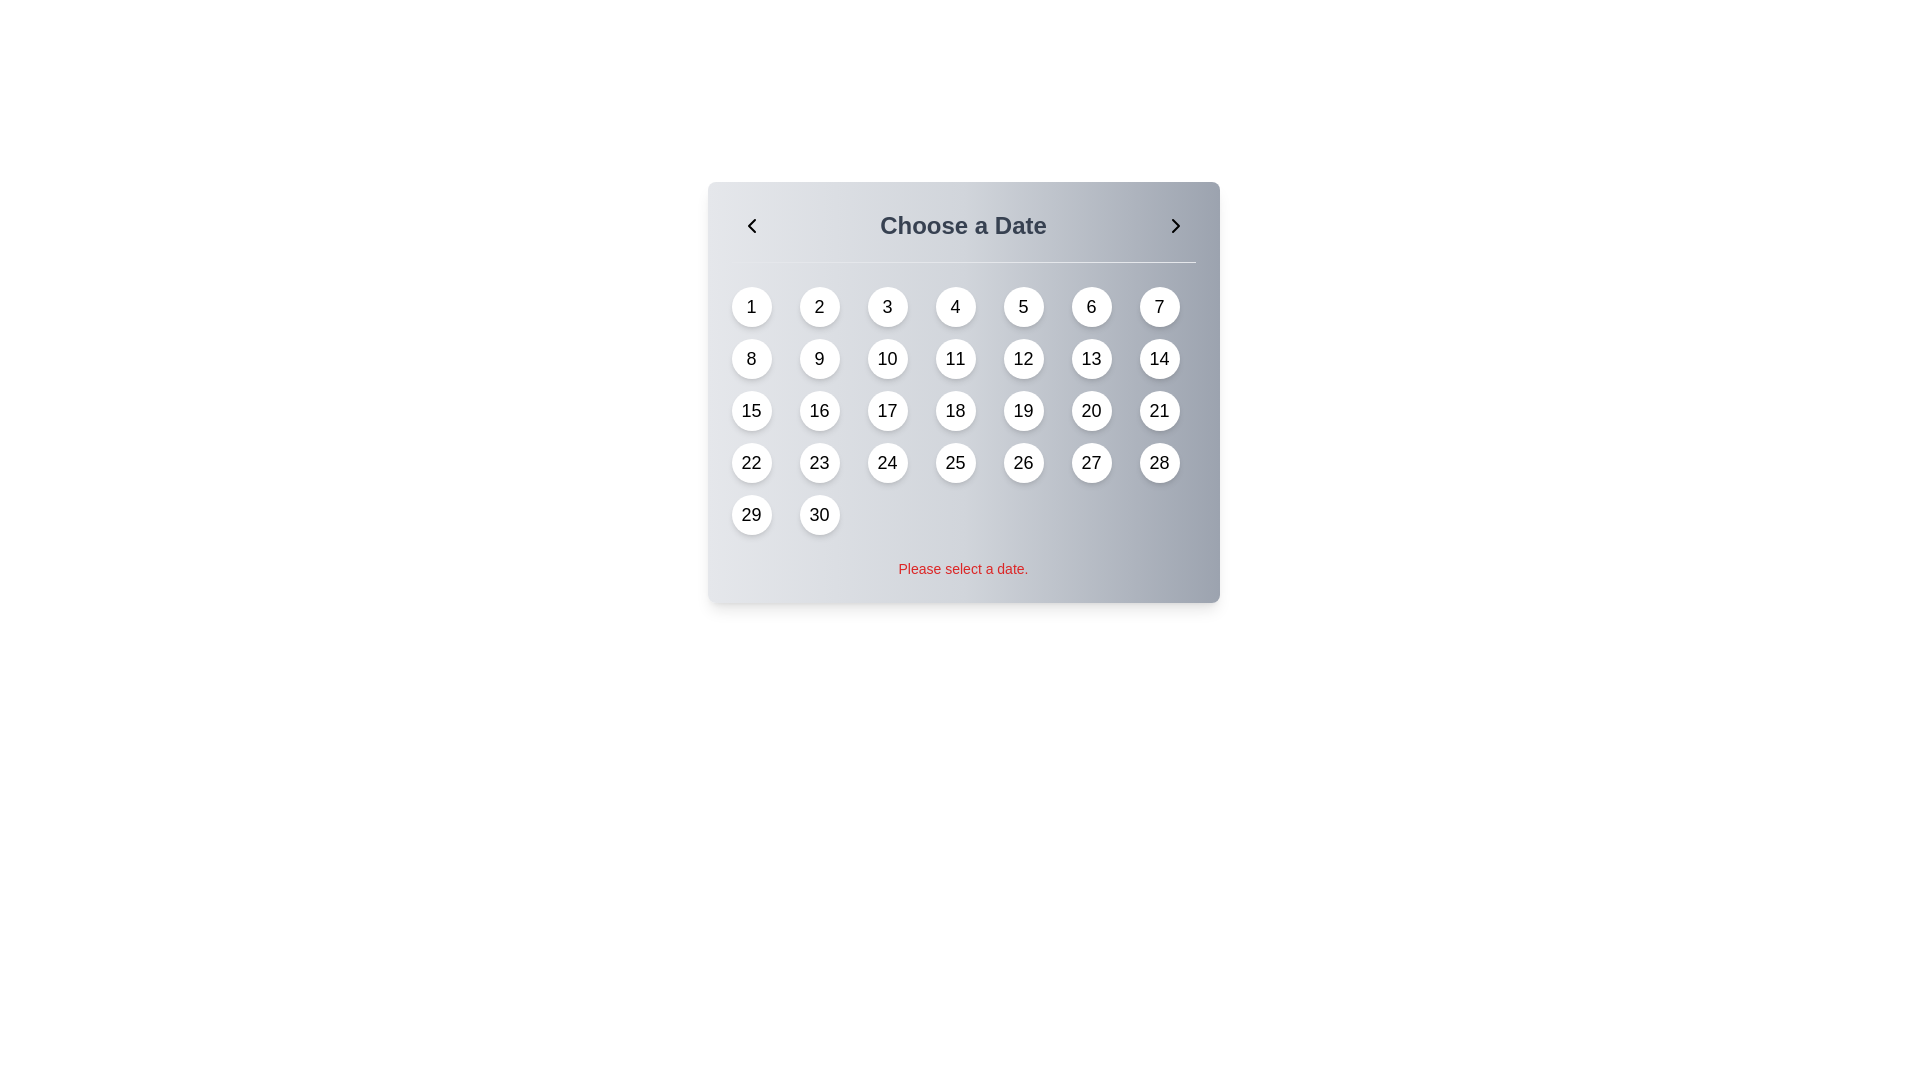 This screenshot has height=1080, width=1920. I want to click on the circular button labeled '10' in the date picker interface, so click(886, 357).